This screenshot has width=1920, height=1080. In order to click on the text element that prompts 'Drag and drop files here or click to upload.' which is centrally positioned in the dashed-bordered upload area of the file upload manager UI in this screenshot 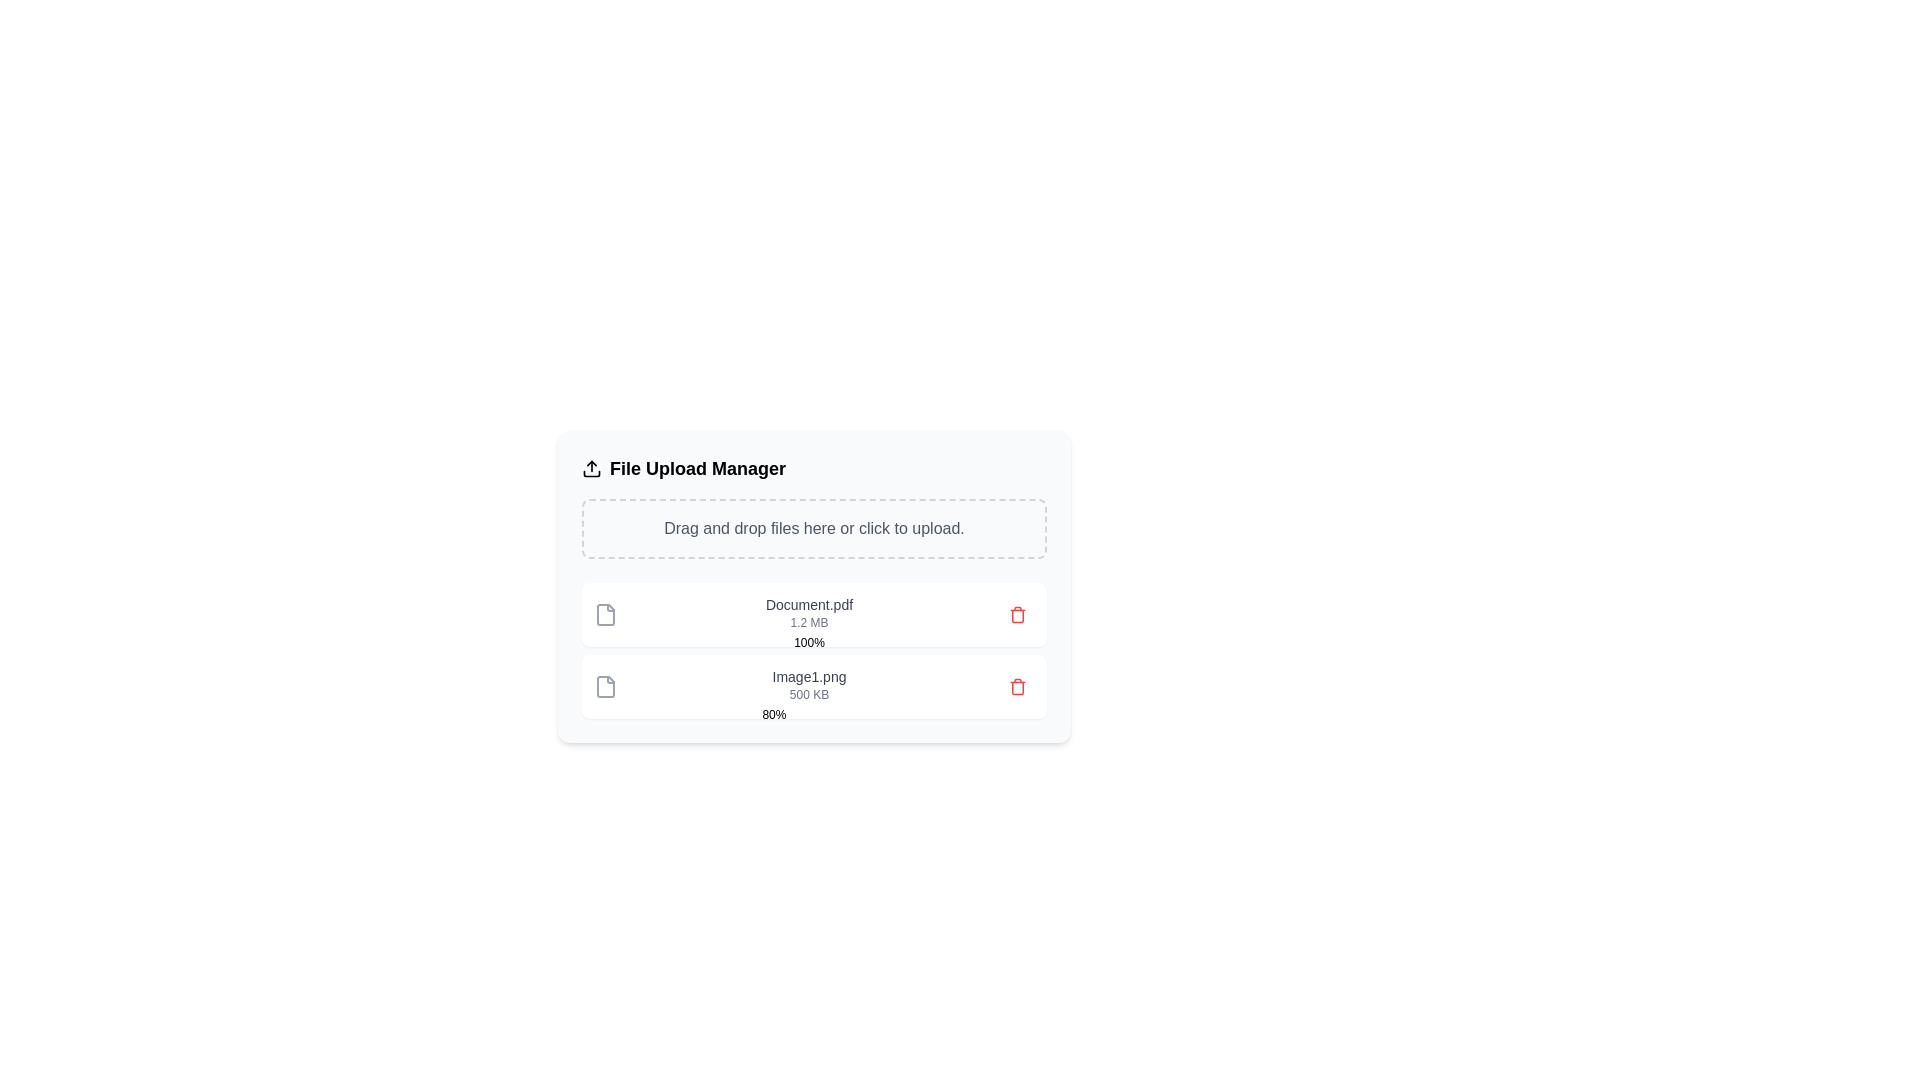, I will do `click(814, 527)`.